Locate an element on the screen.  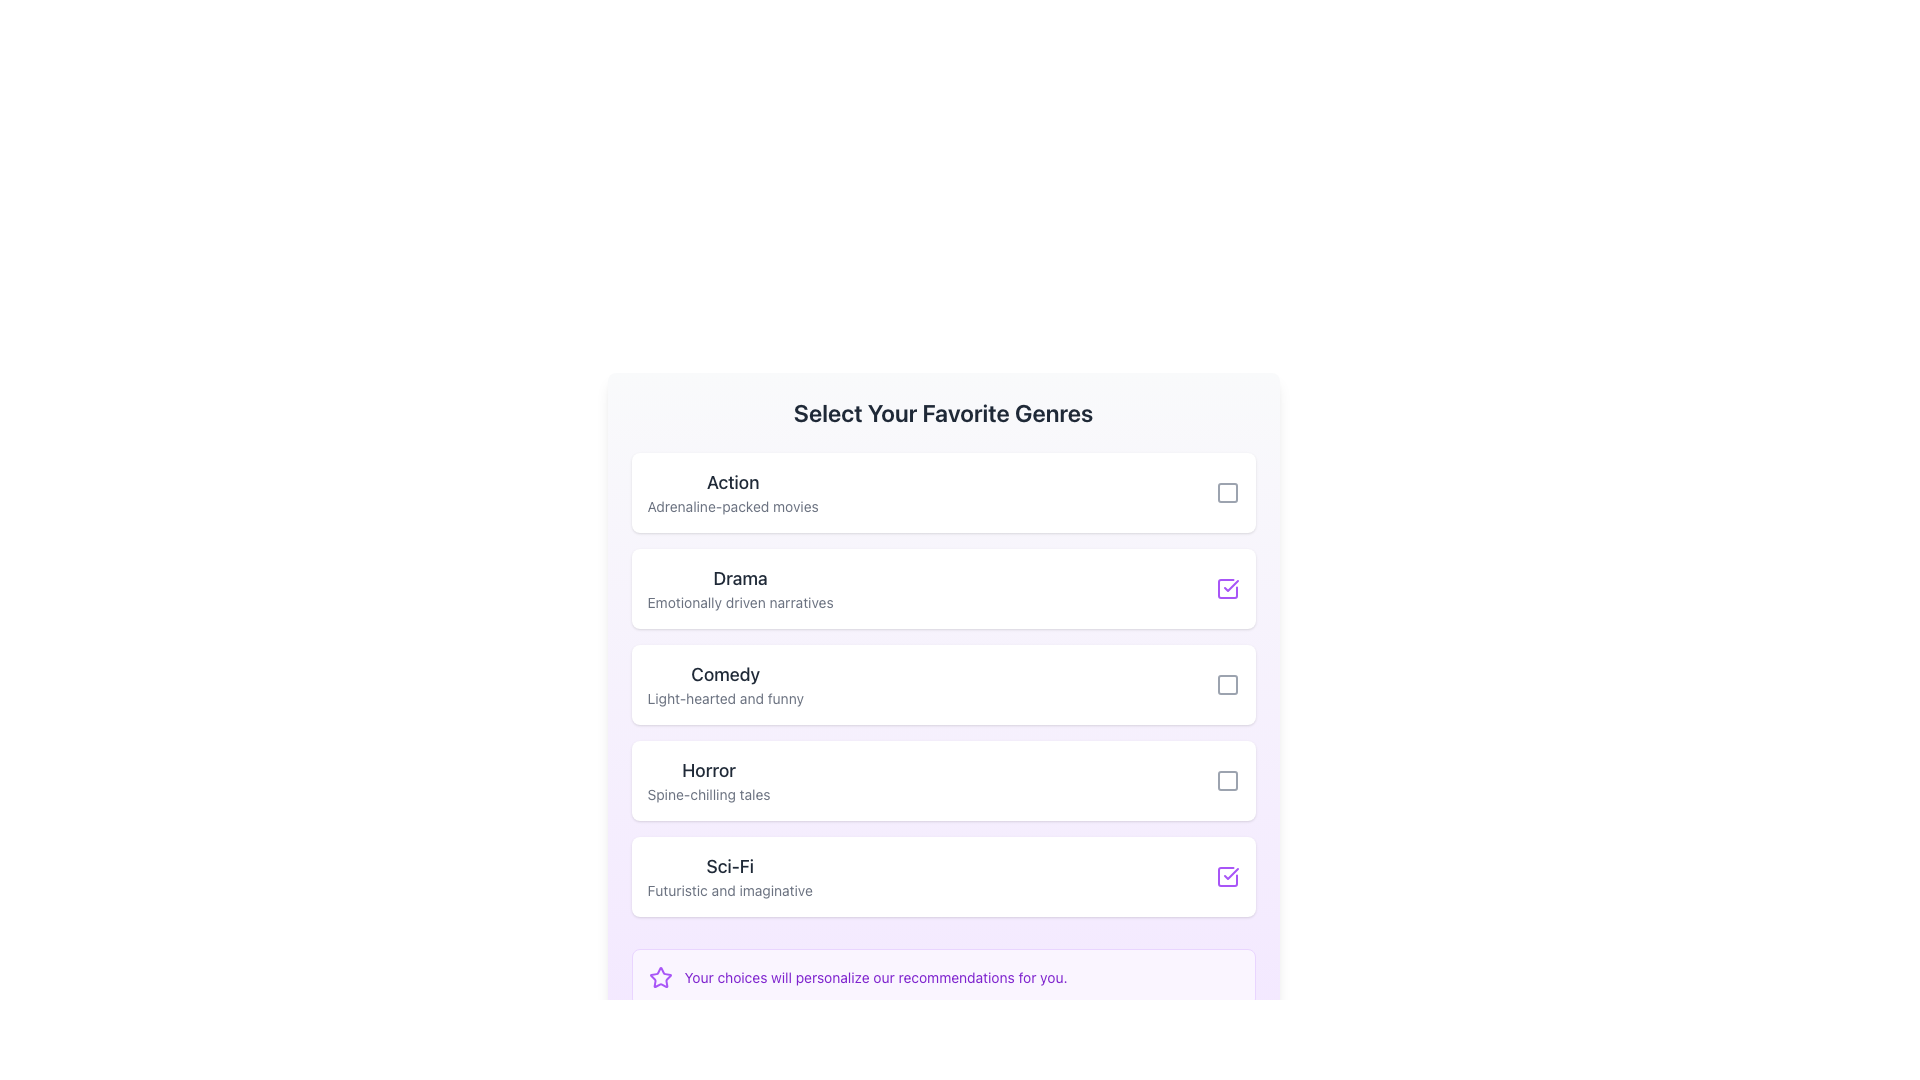
the confirmation icon for the selected 'Drama' genre in the 'Select Your Favorite Genres' list to ensure the selection is correct is located at coordinates (1229, 585).